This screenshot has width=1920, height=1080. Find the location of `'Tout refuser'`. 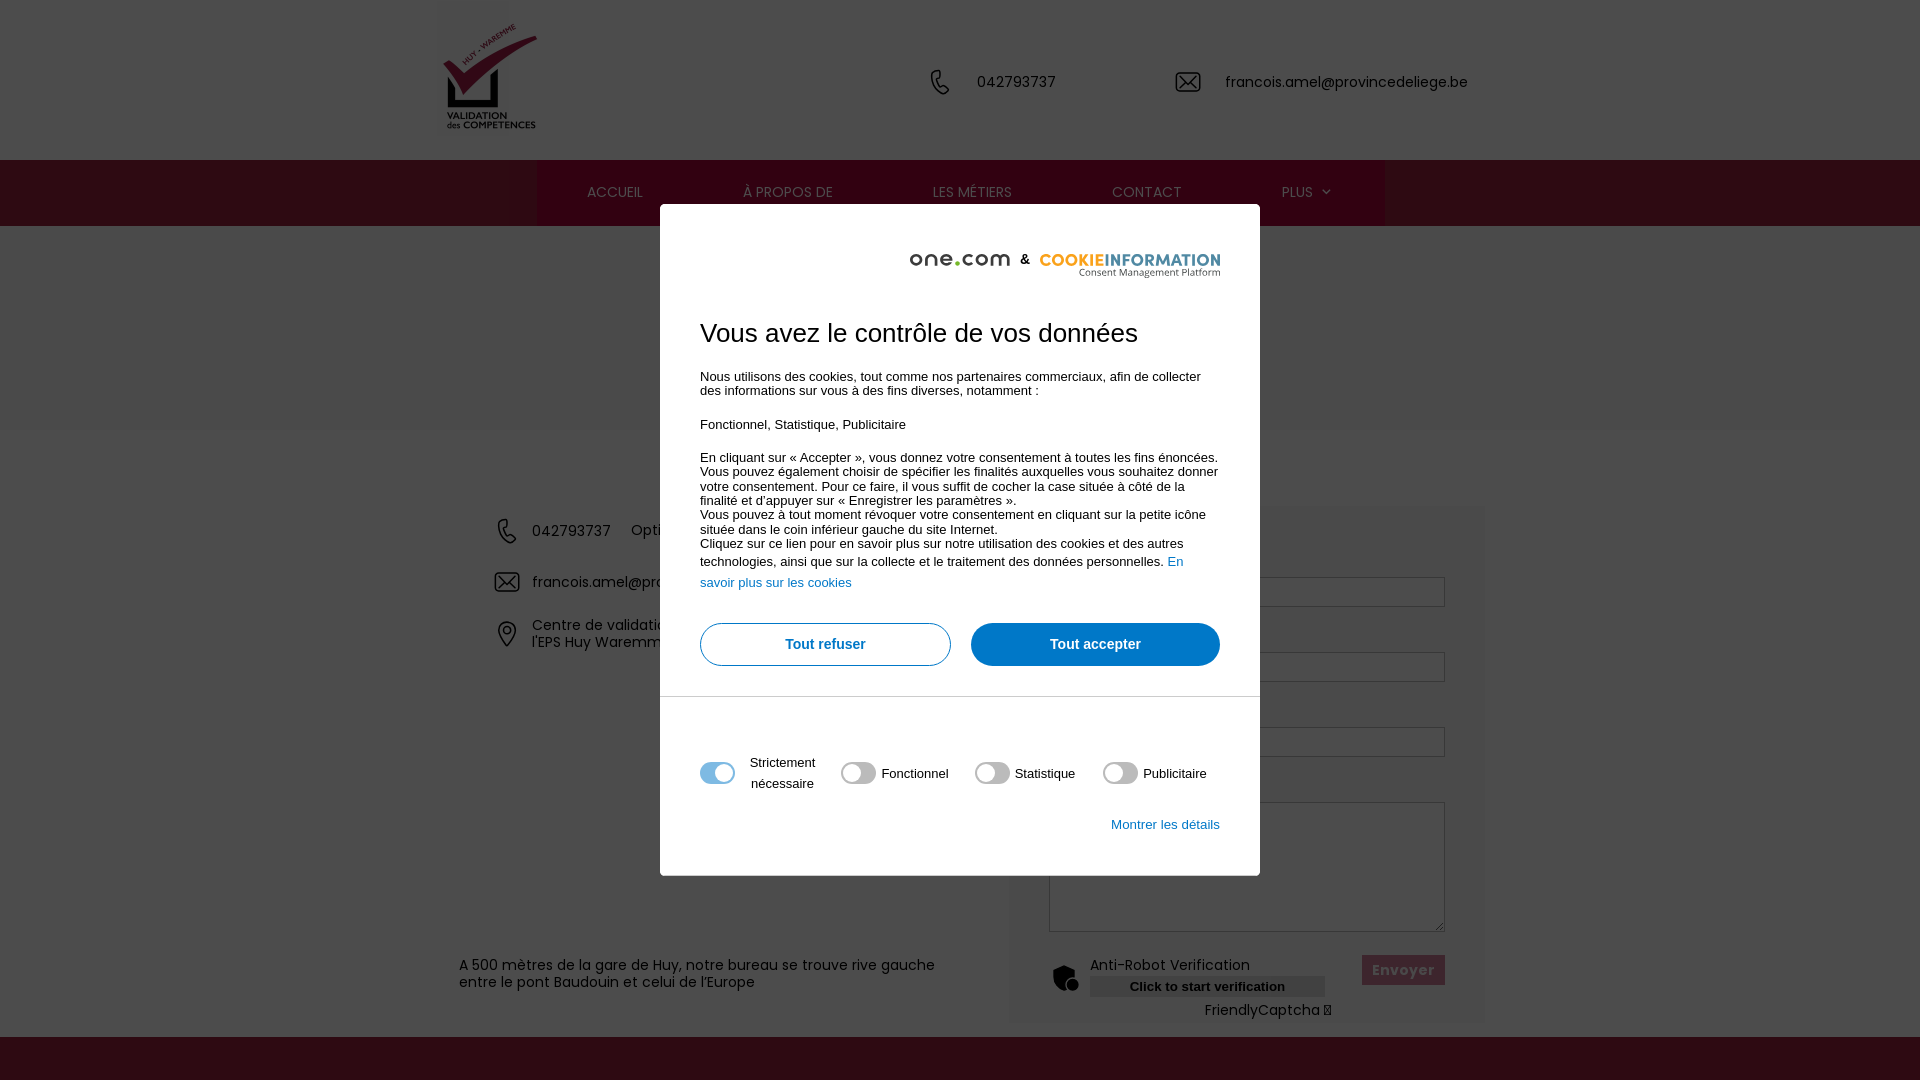

'Tout refuser' is located at coordinates (825, 644).